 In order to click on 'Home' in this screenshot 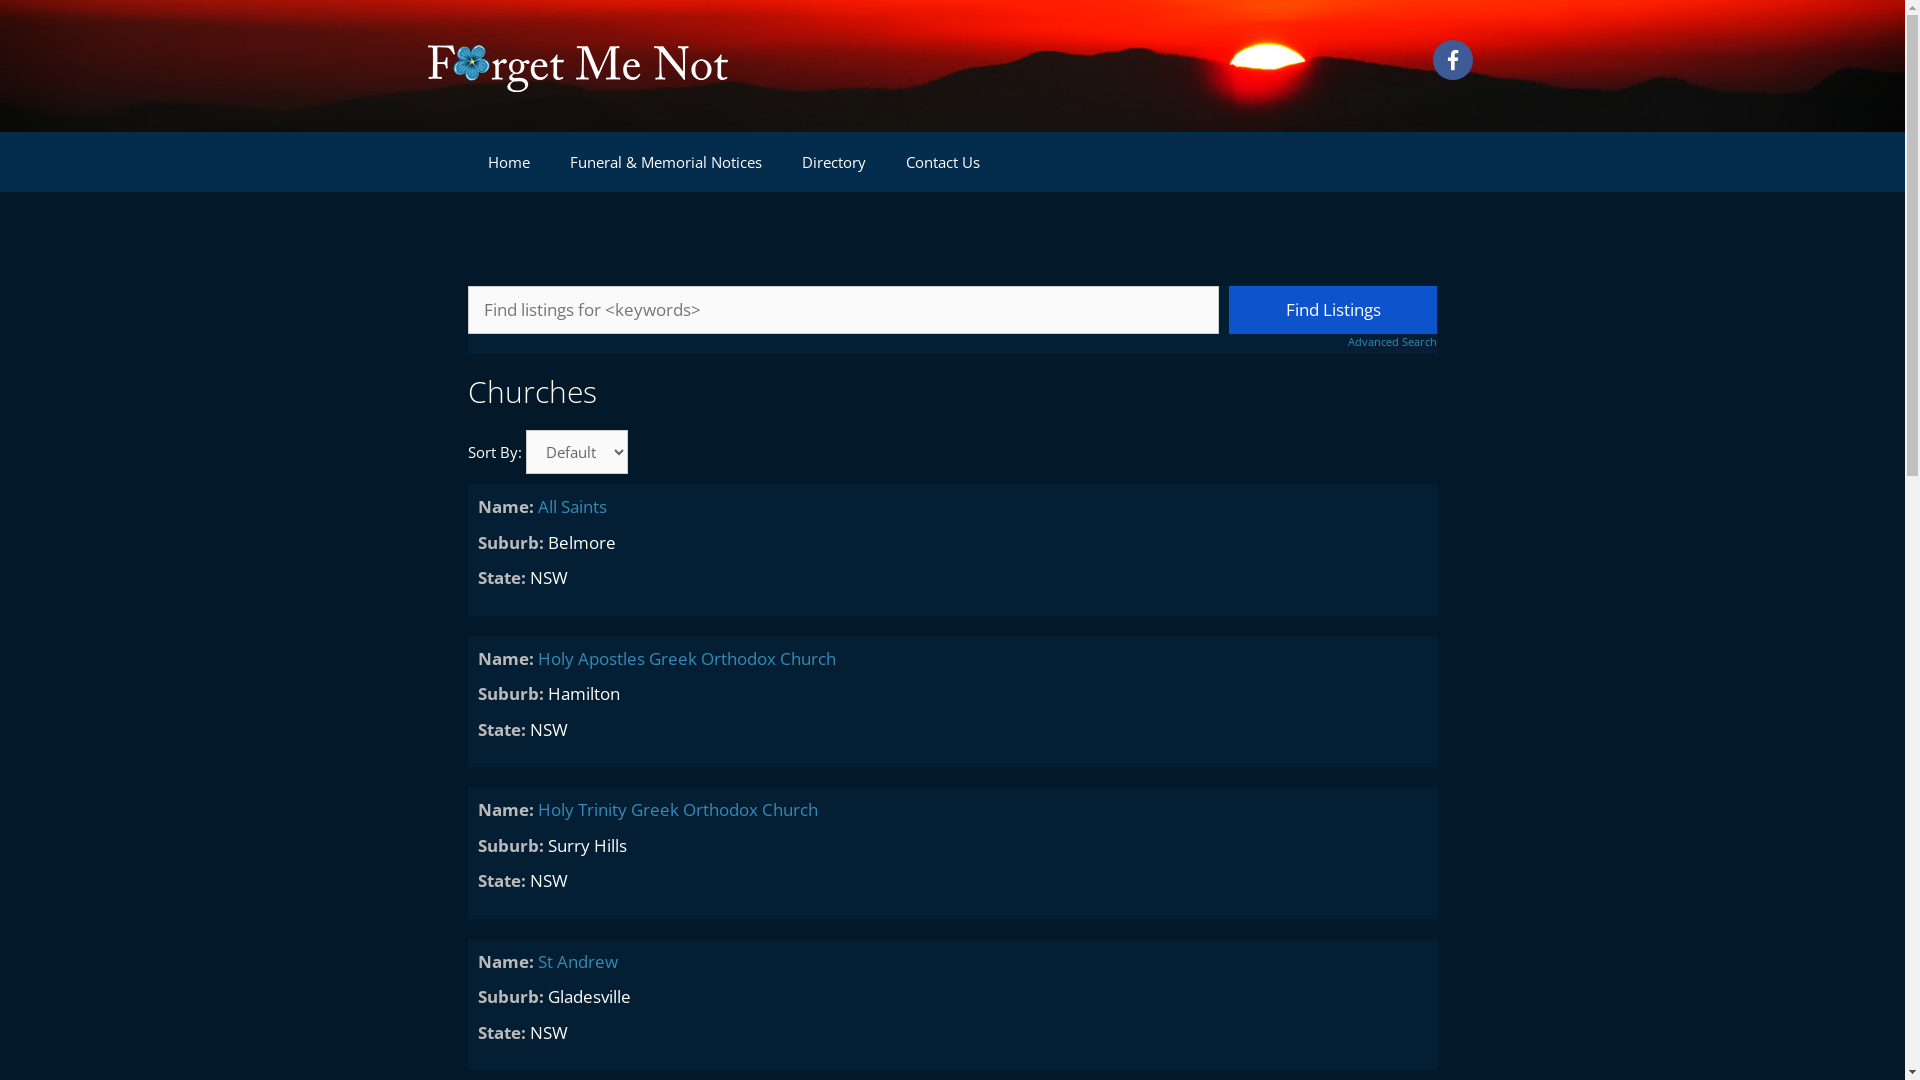, I will do `click(508, 161)`.